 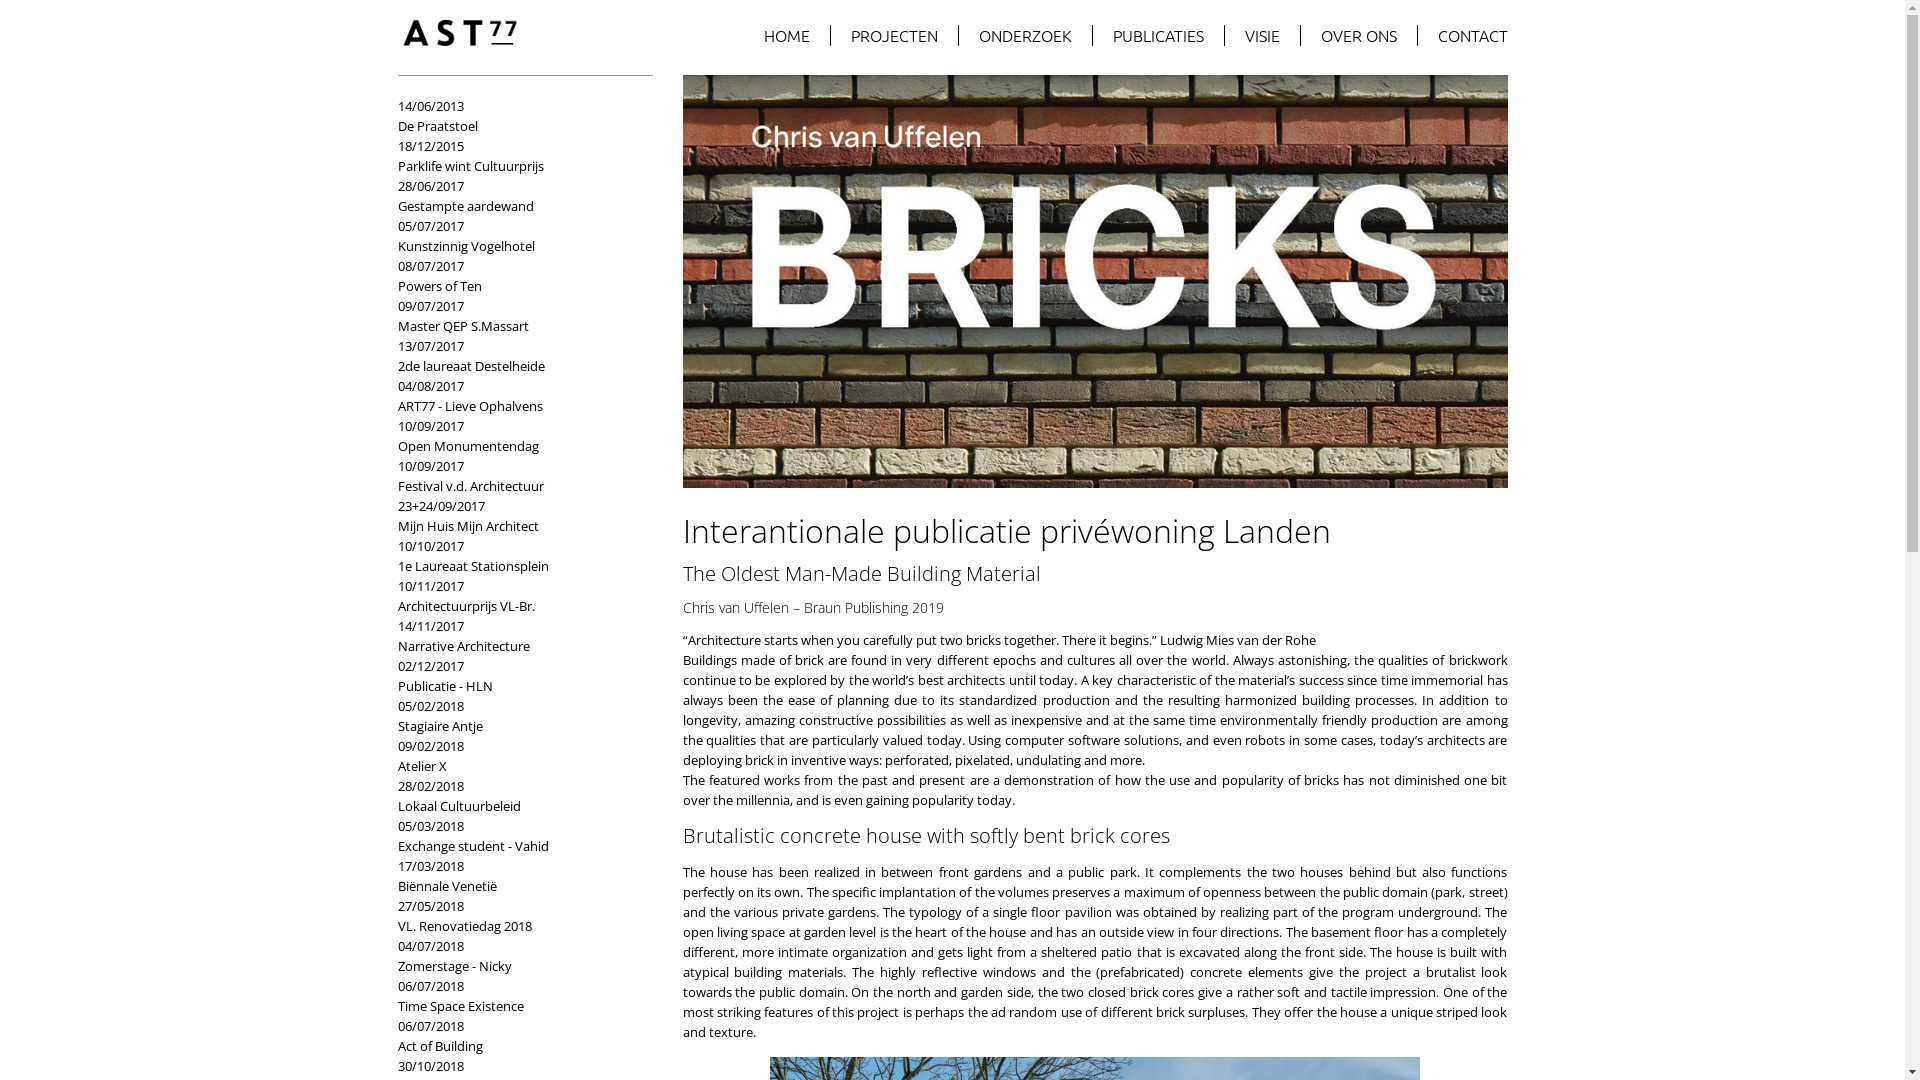 I want to click on '02/12/2017, so click(x=515, y=675).